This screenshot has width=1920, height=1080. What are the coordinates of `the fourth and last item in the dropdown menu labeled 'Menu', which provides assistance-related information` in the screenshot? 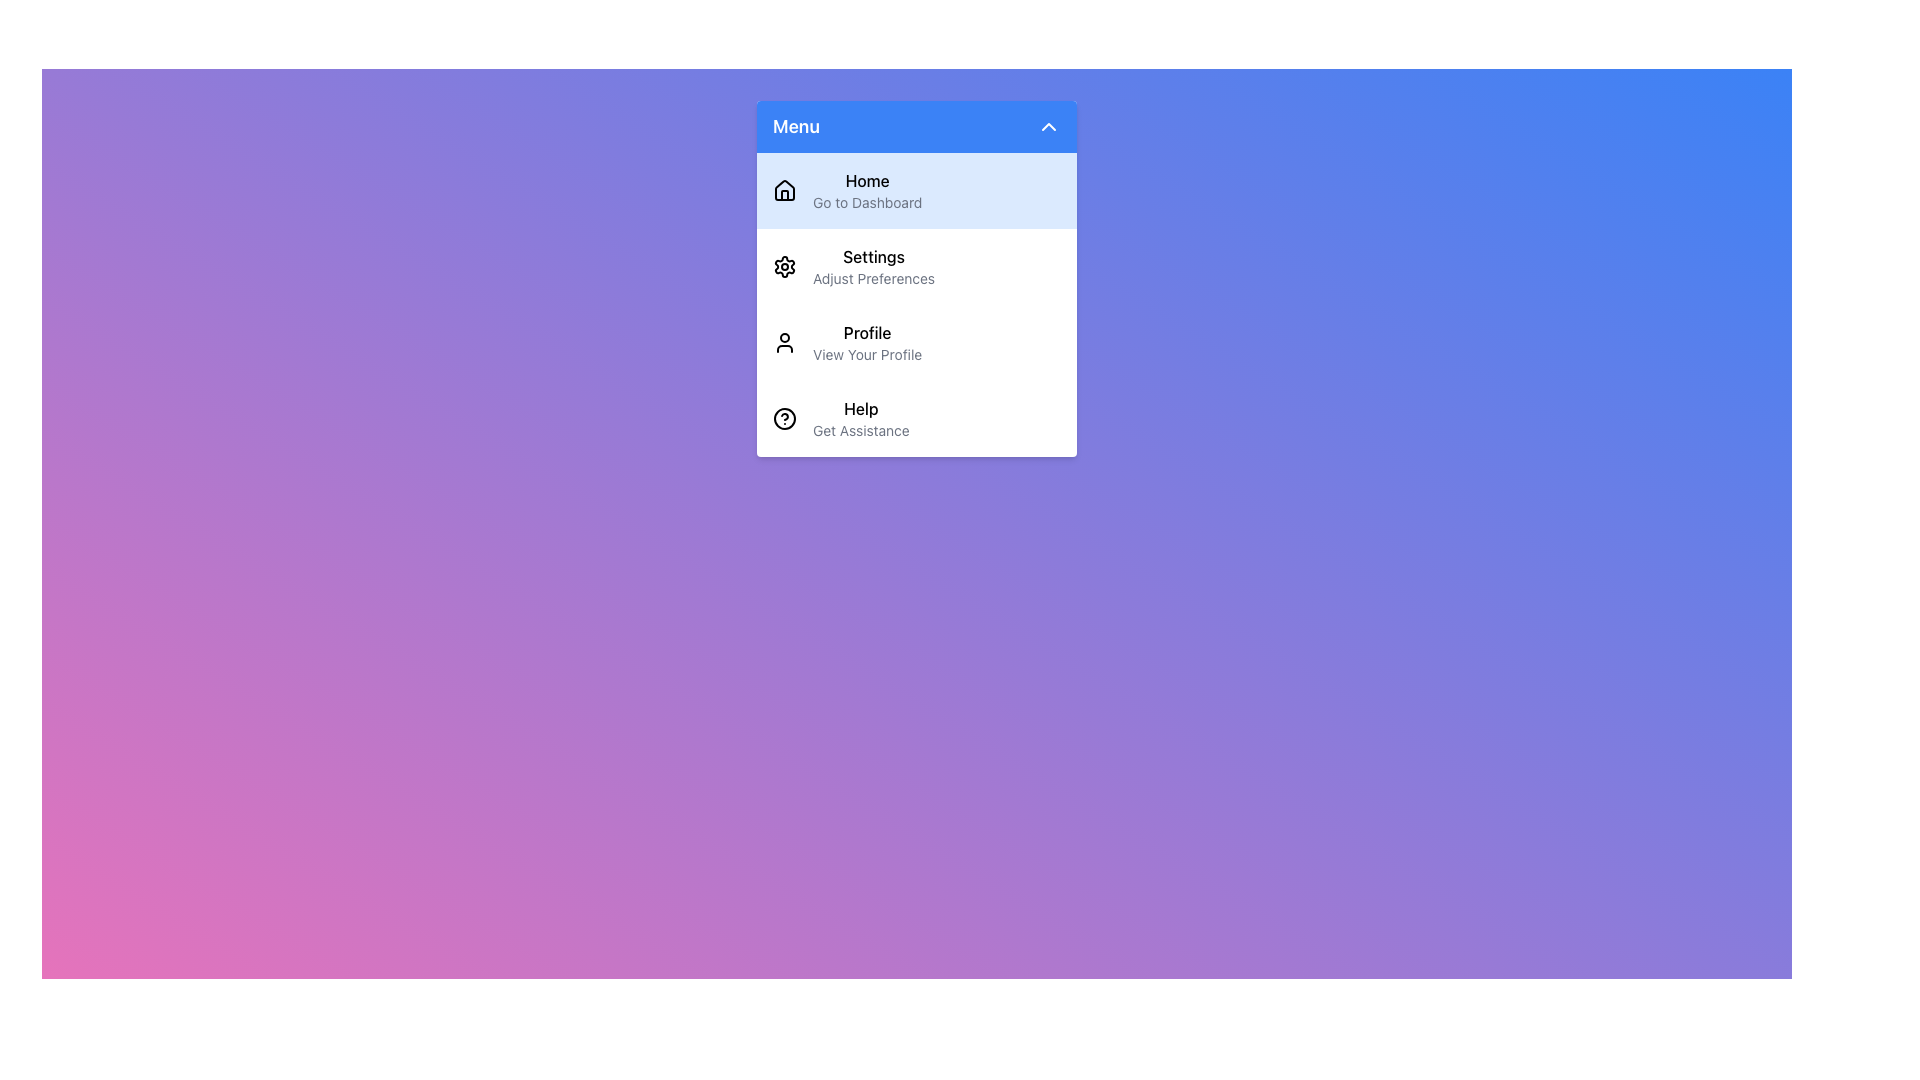 It's located at (861, 418).